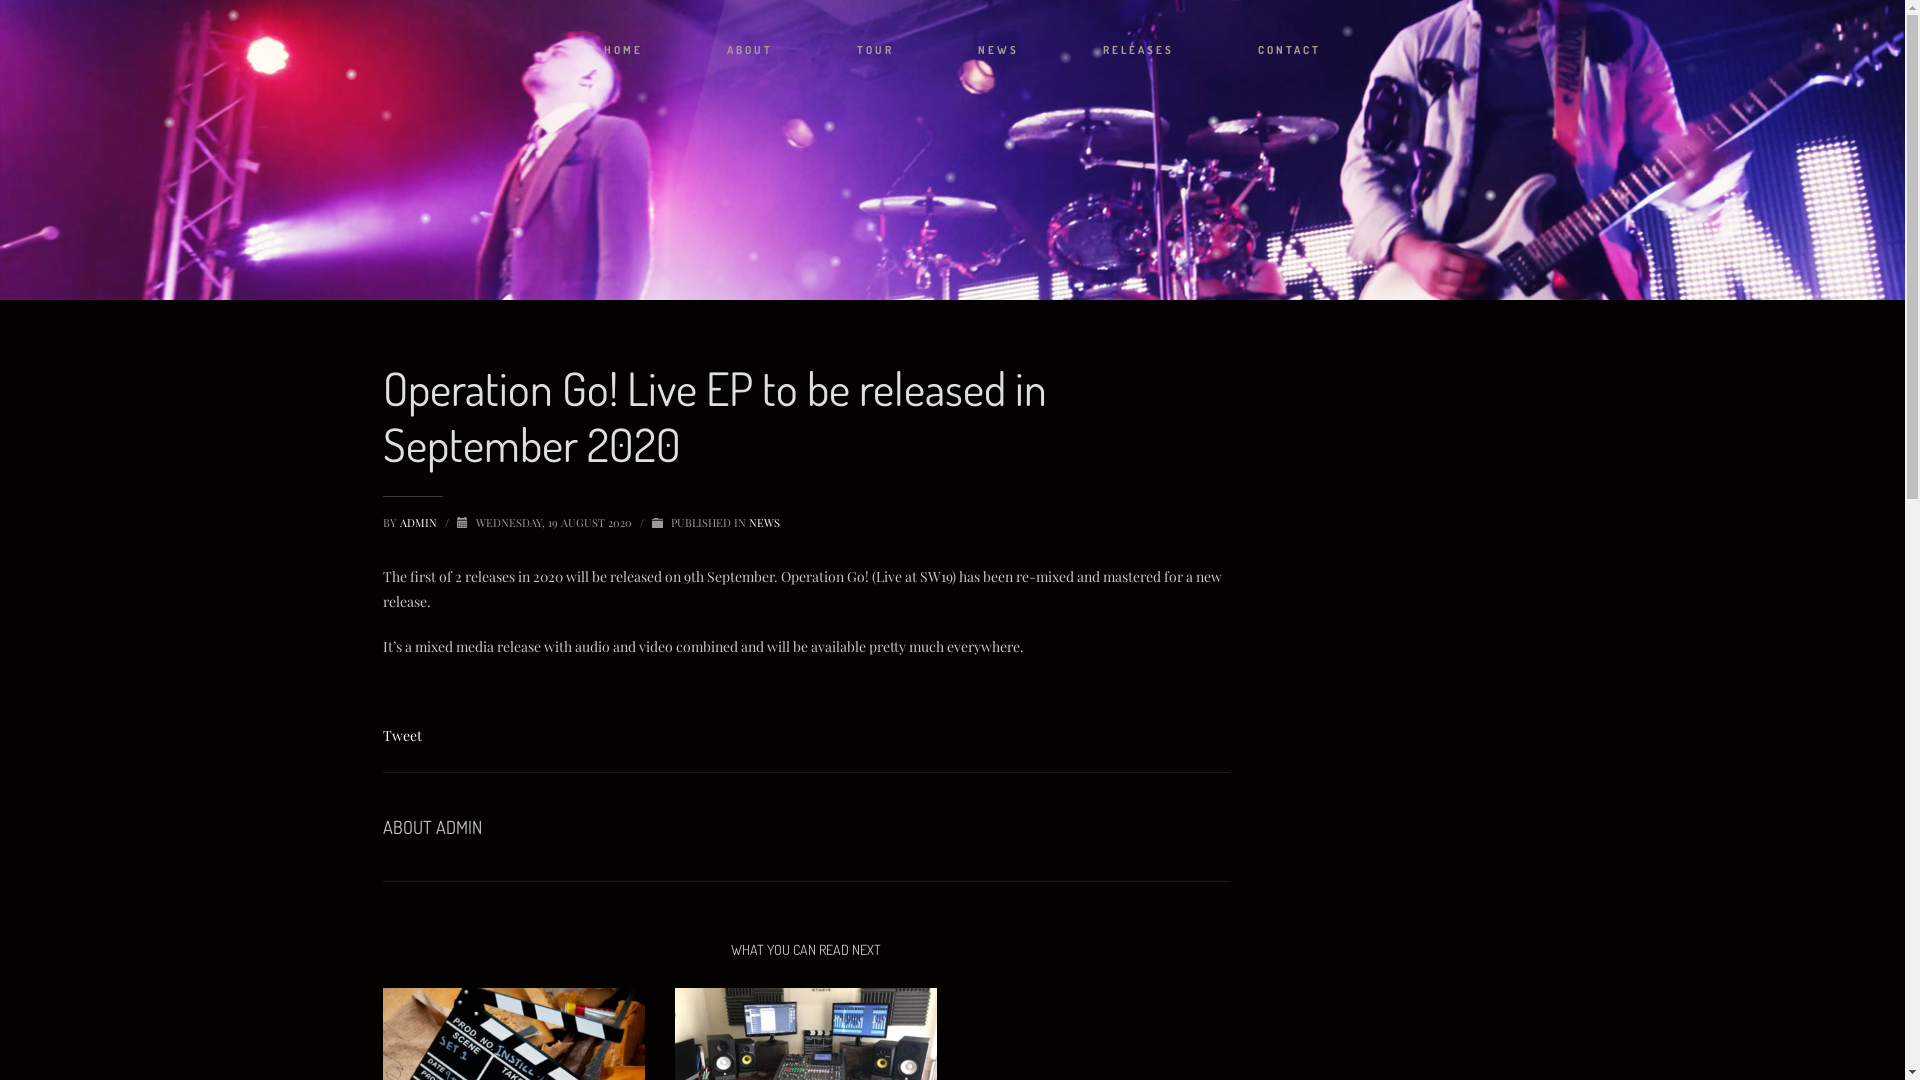  What do you see at coordinates (875, 49) in the screenshot?
I see `'TOUR'` at bounding box center [875, 49].